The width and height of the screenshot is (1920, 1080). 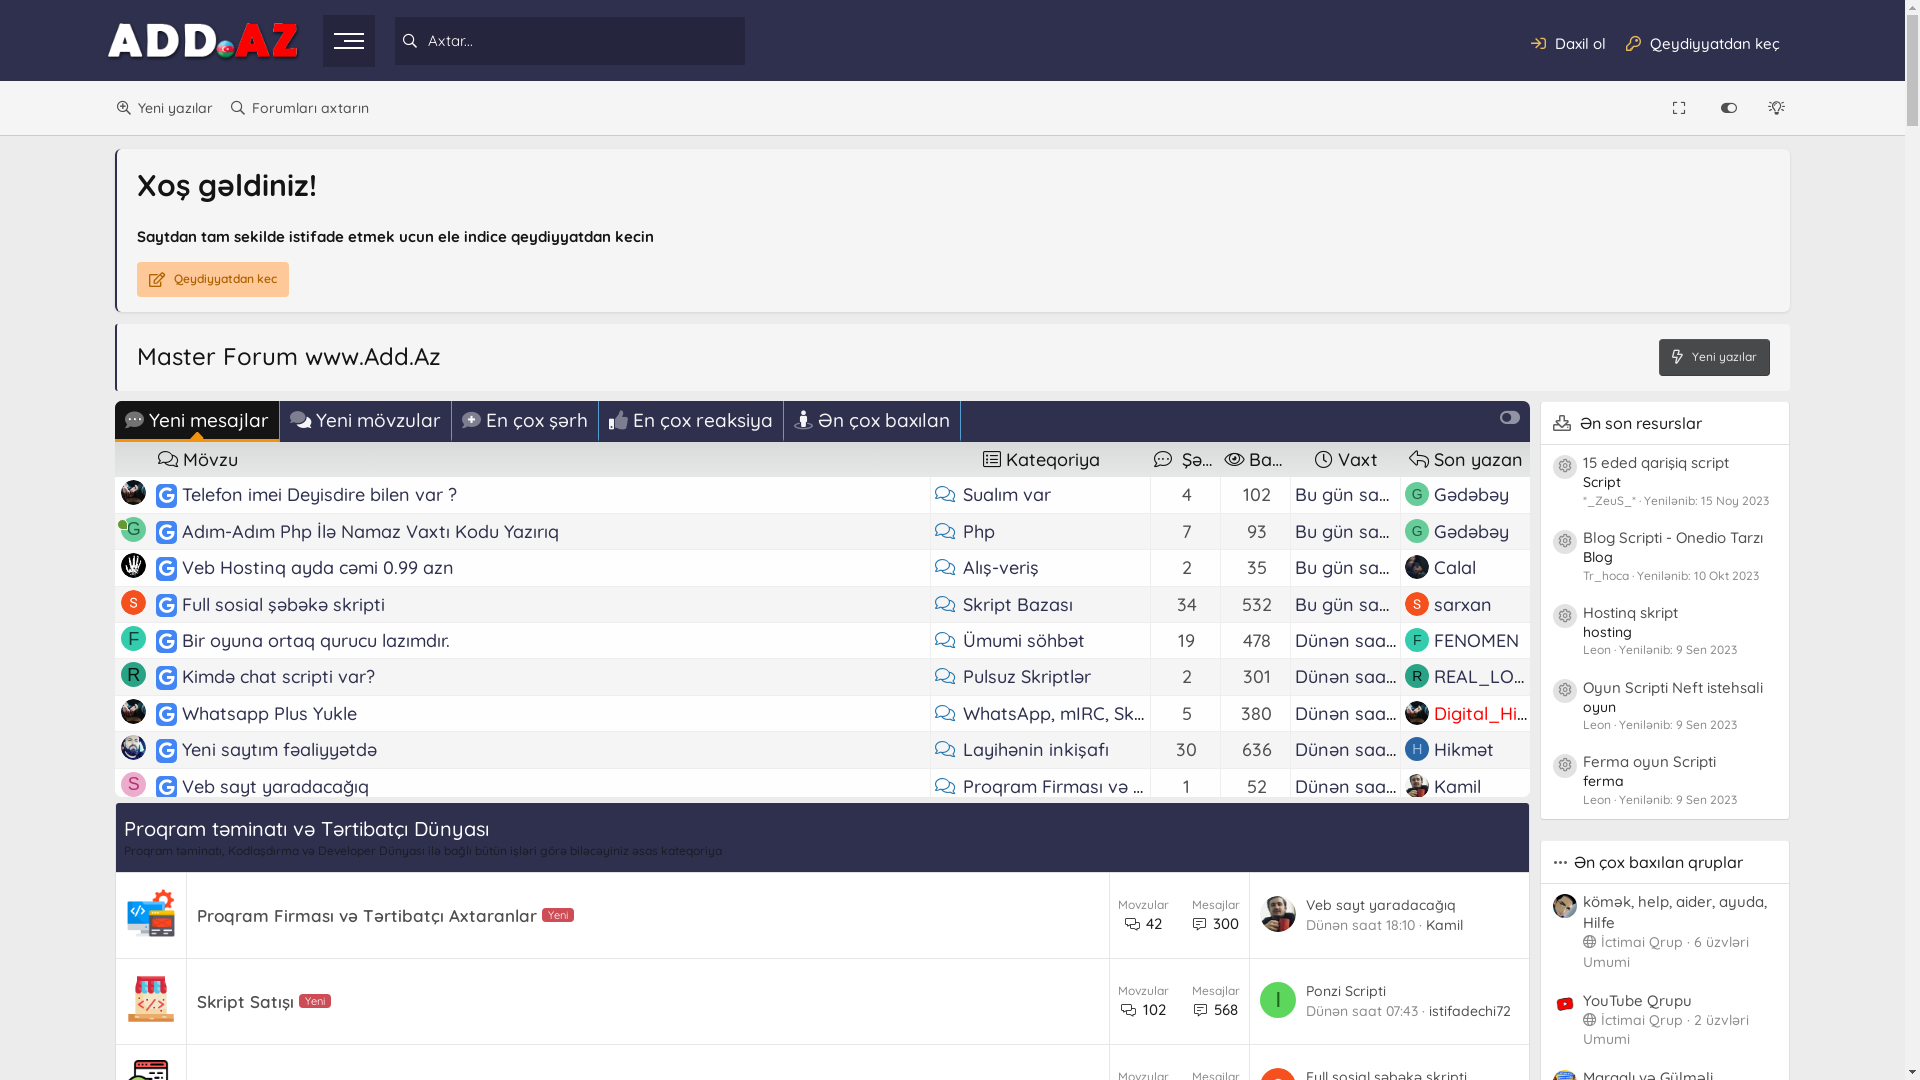 I want to click on 'Daxil ol', so click(x=1567, y=42).